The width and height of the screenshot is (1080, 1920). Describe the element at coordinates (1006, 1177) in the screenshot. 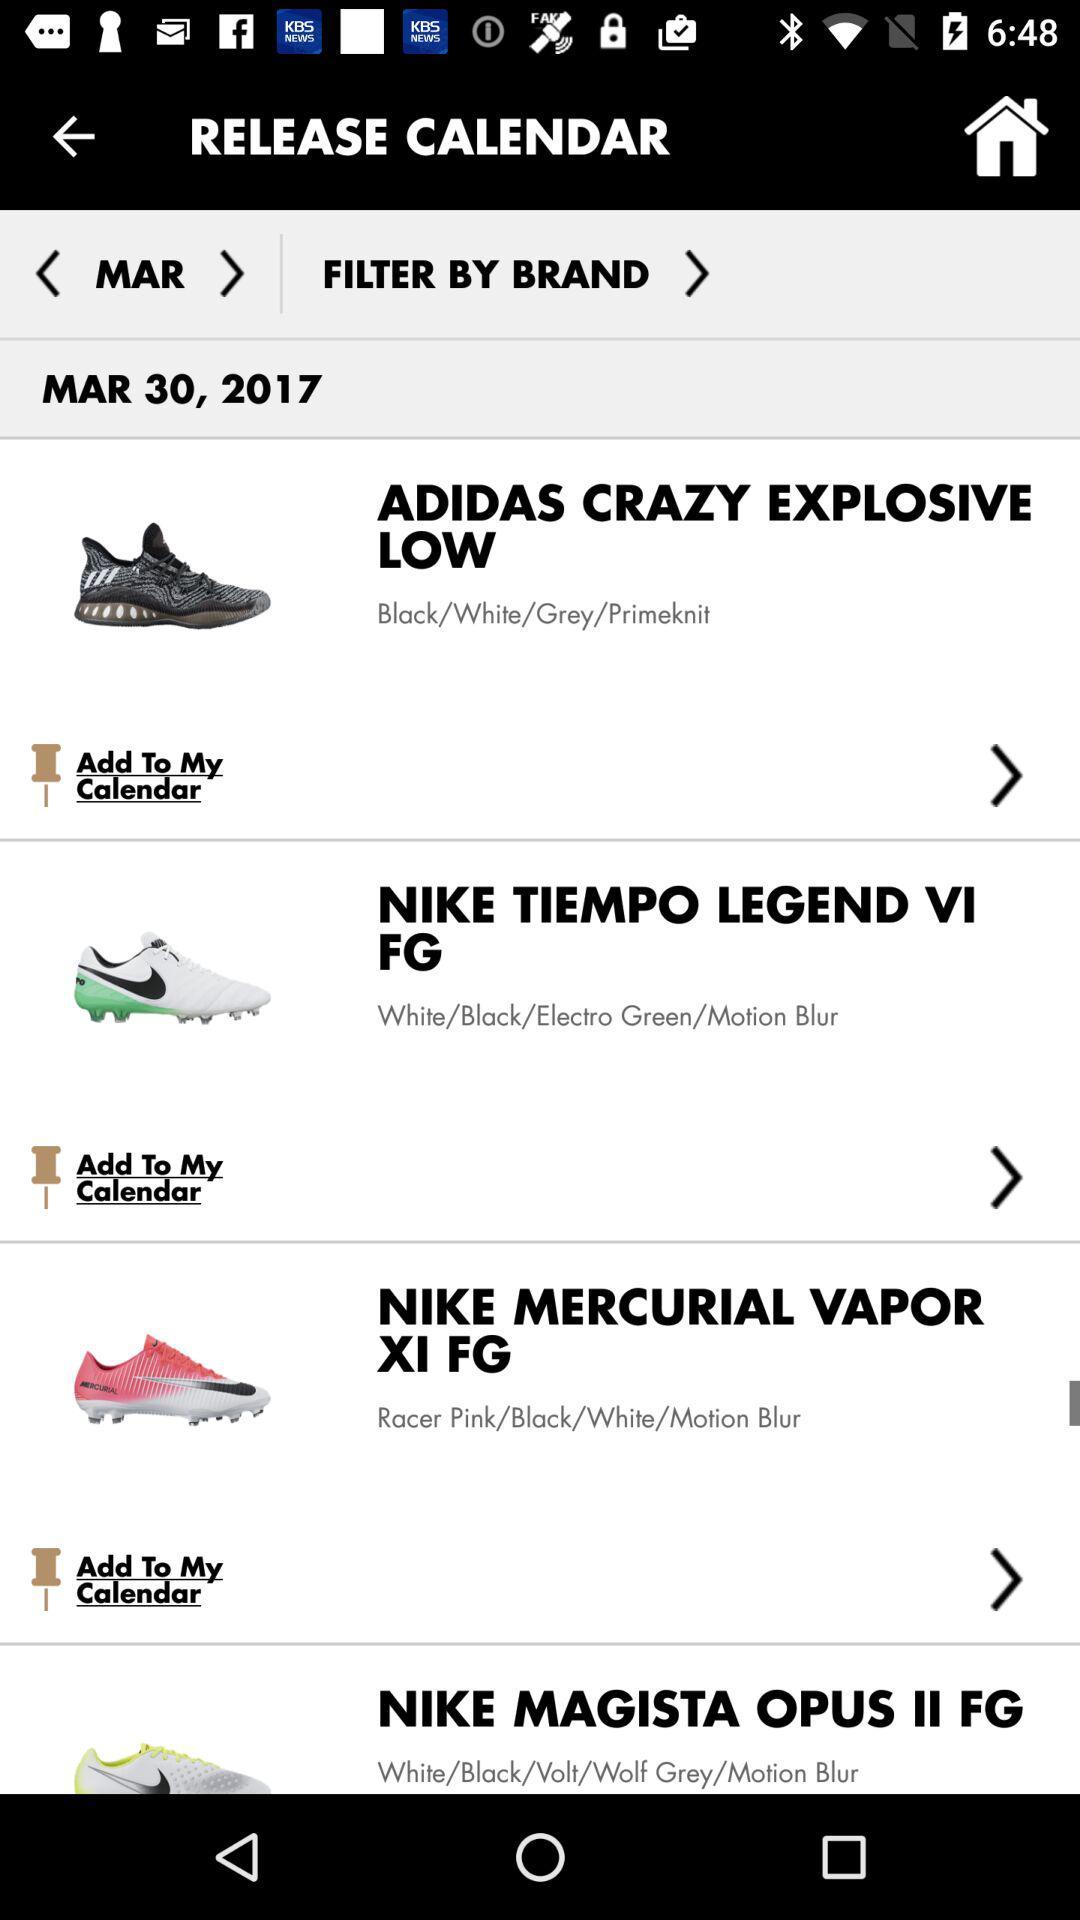

I see `the icon to the right of the add to my` at that location.